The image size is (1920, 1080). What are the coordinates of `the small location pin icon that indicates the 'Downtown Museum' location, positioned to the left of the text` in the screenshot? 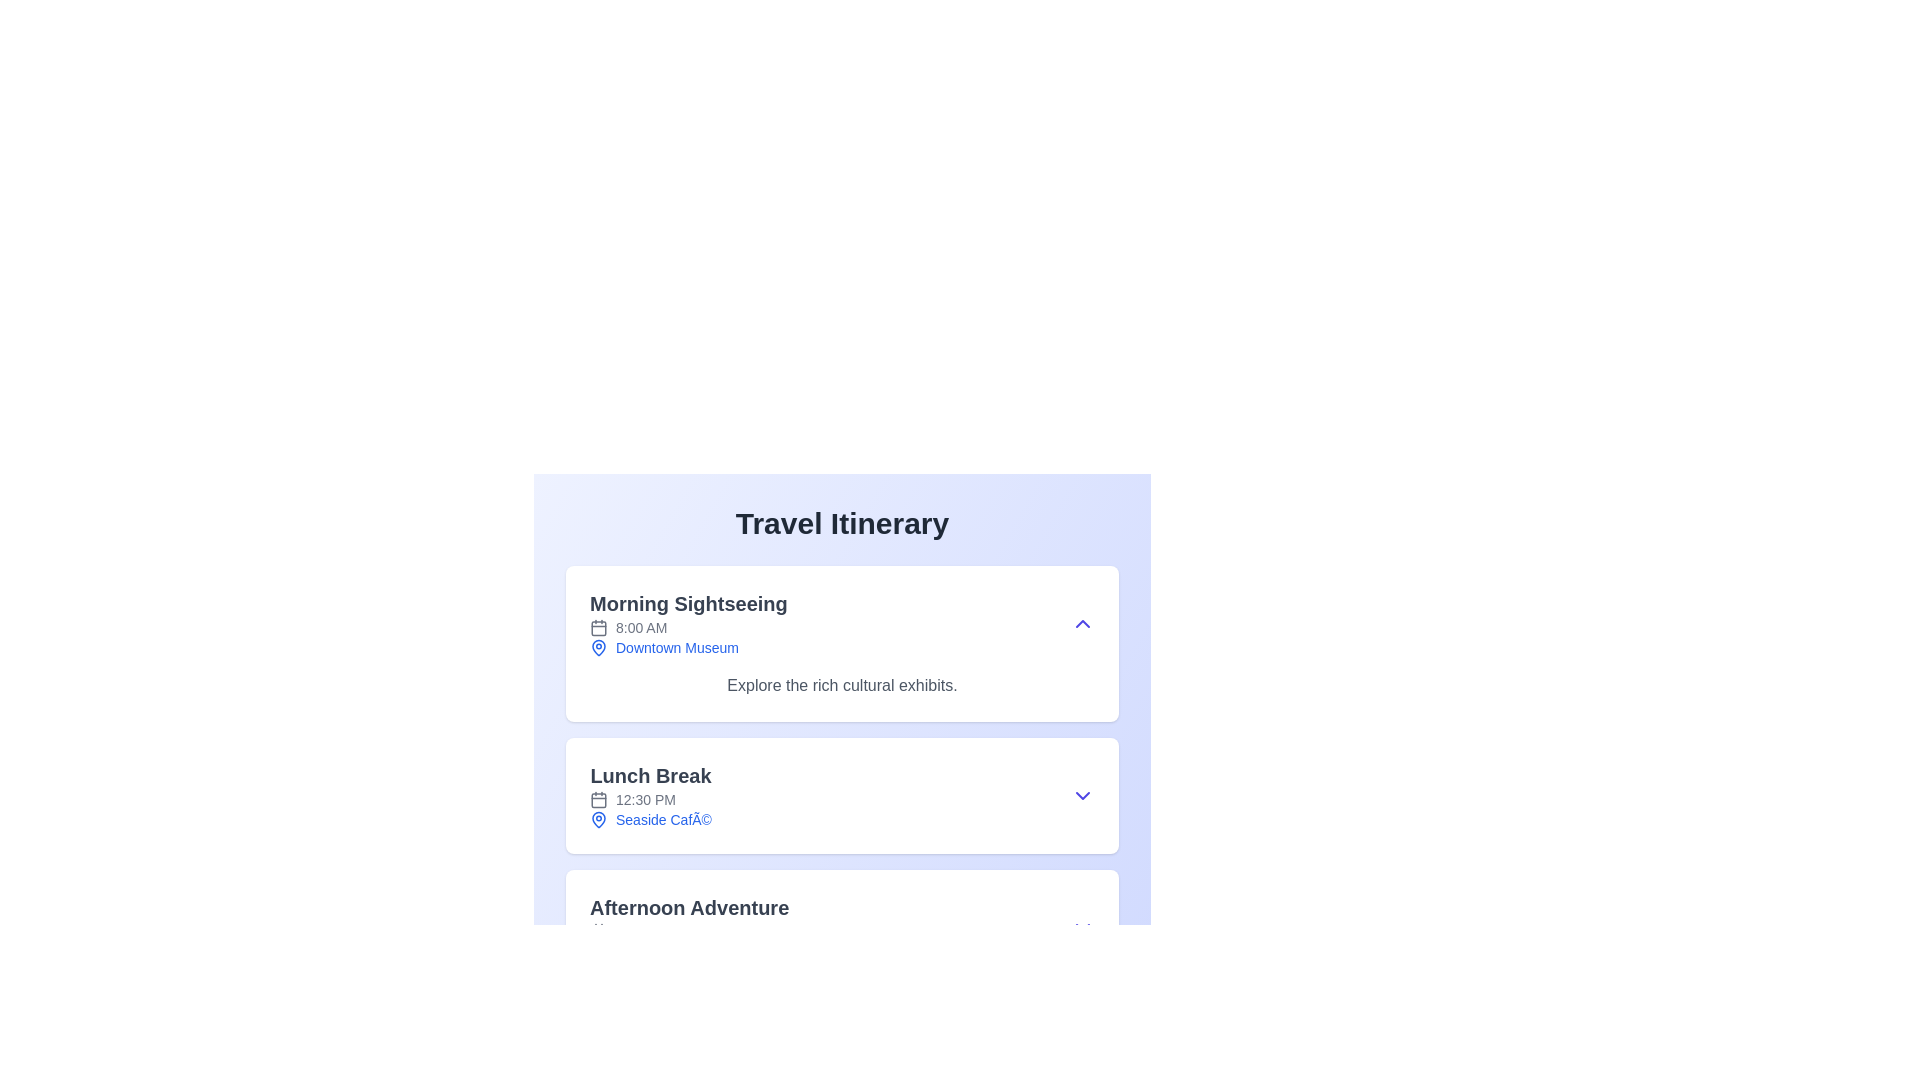 It's located at (598, 648).